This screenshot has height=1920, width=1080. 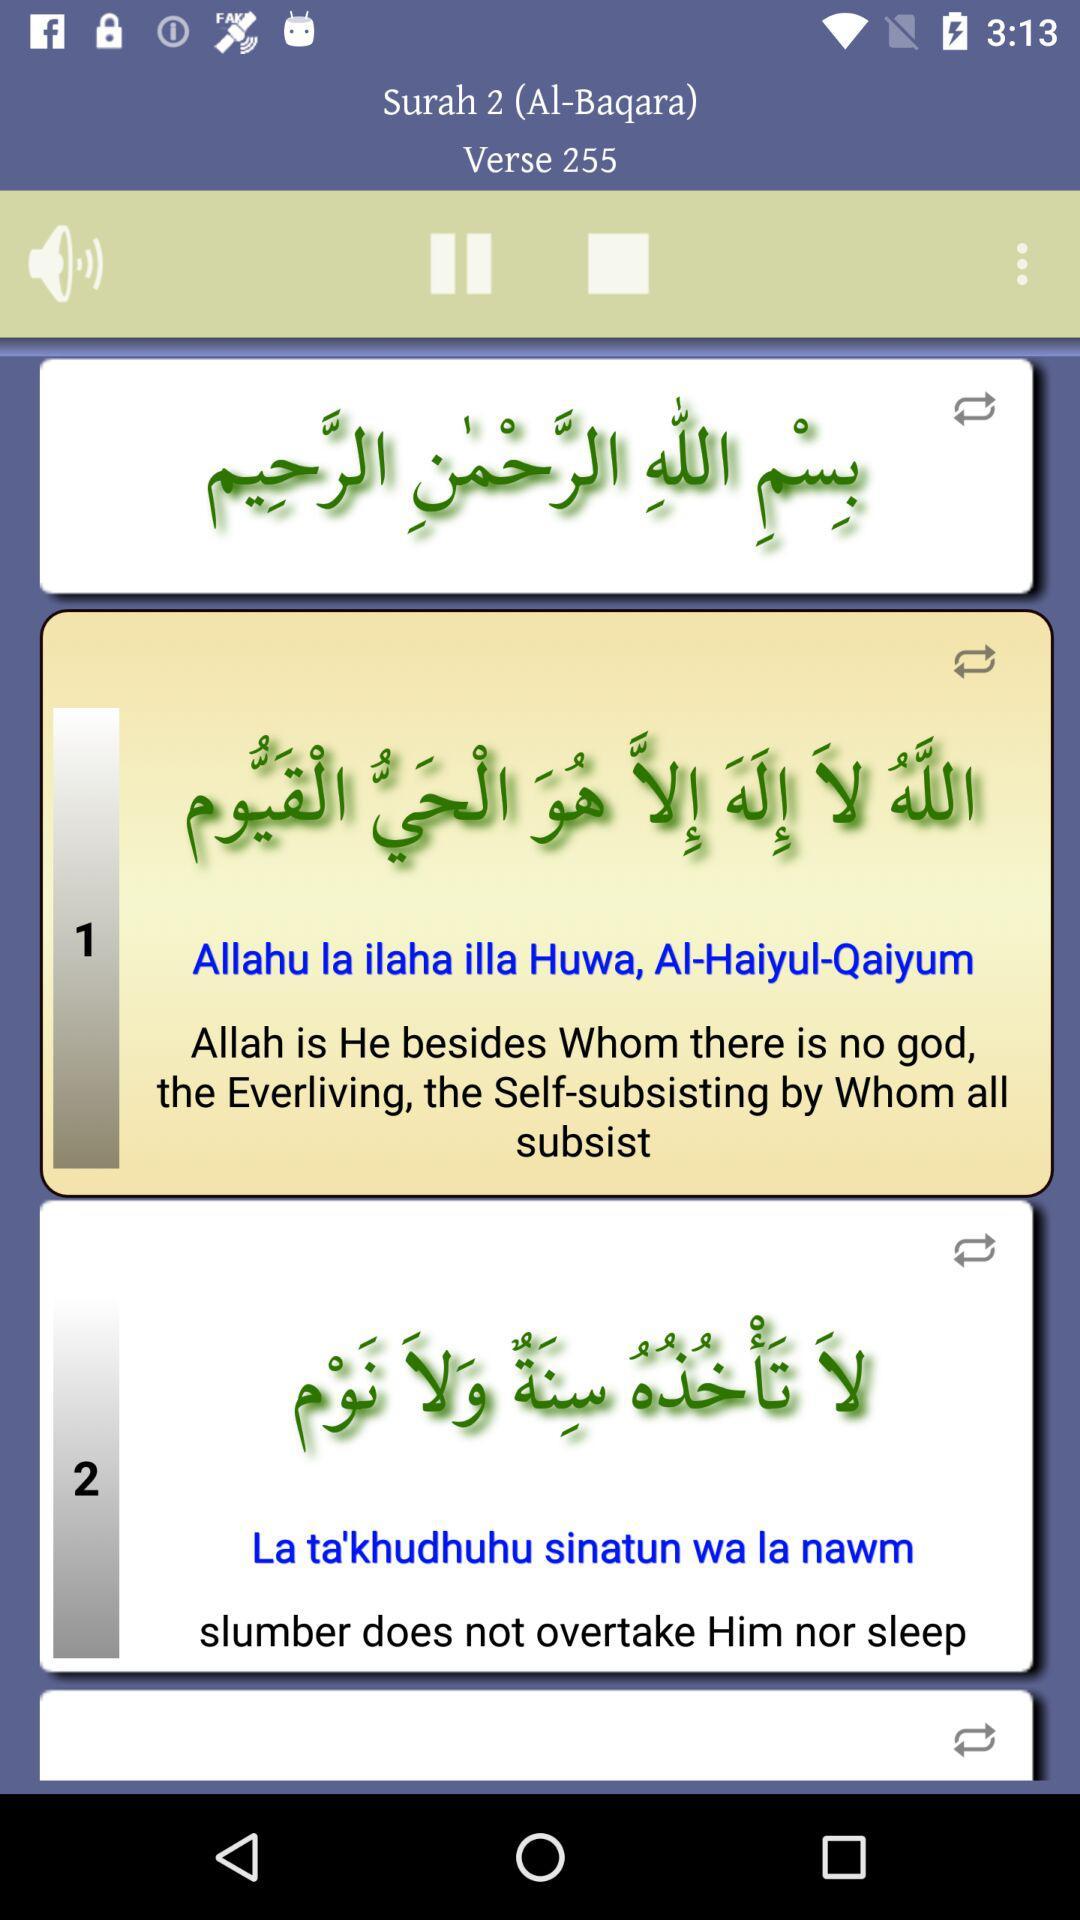 I want to click on refresh, so click(x=973, y=661).